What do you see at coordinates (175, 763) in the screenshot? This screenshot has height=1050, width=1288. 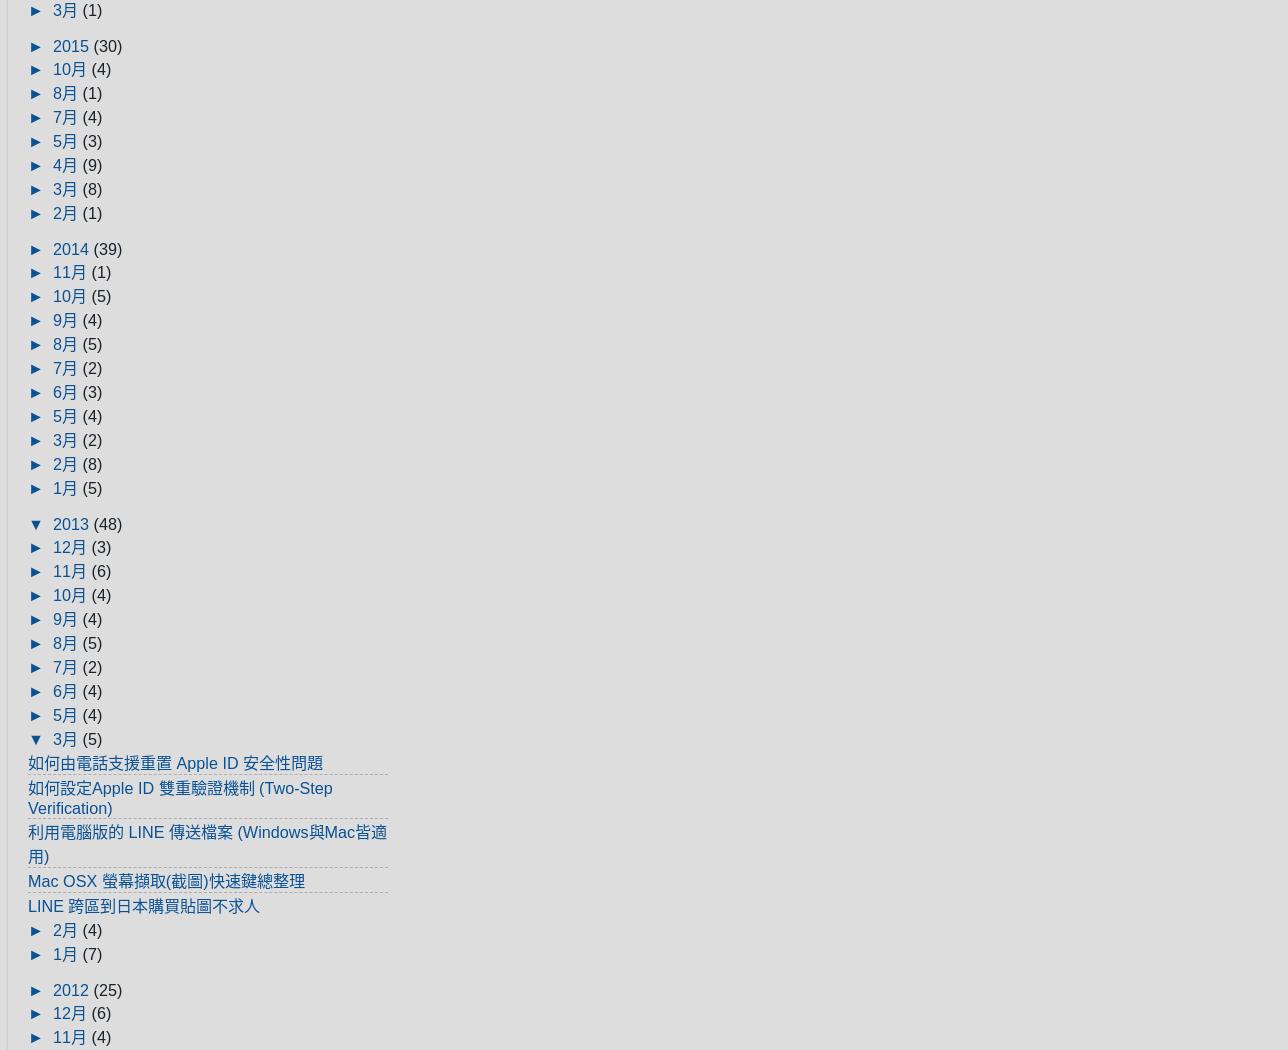 I see `'如何由電話支援重置 Apple ID 安全性問題'` at bounding box center [175, 763].